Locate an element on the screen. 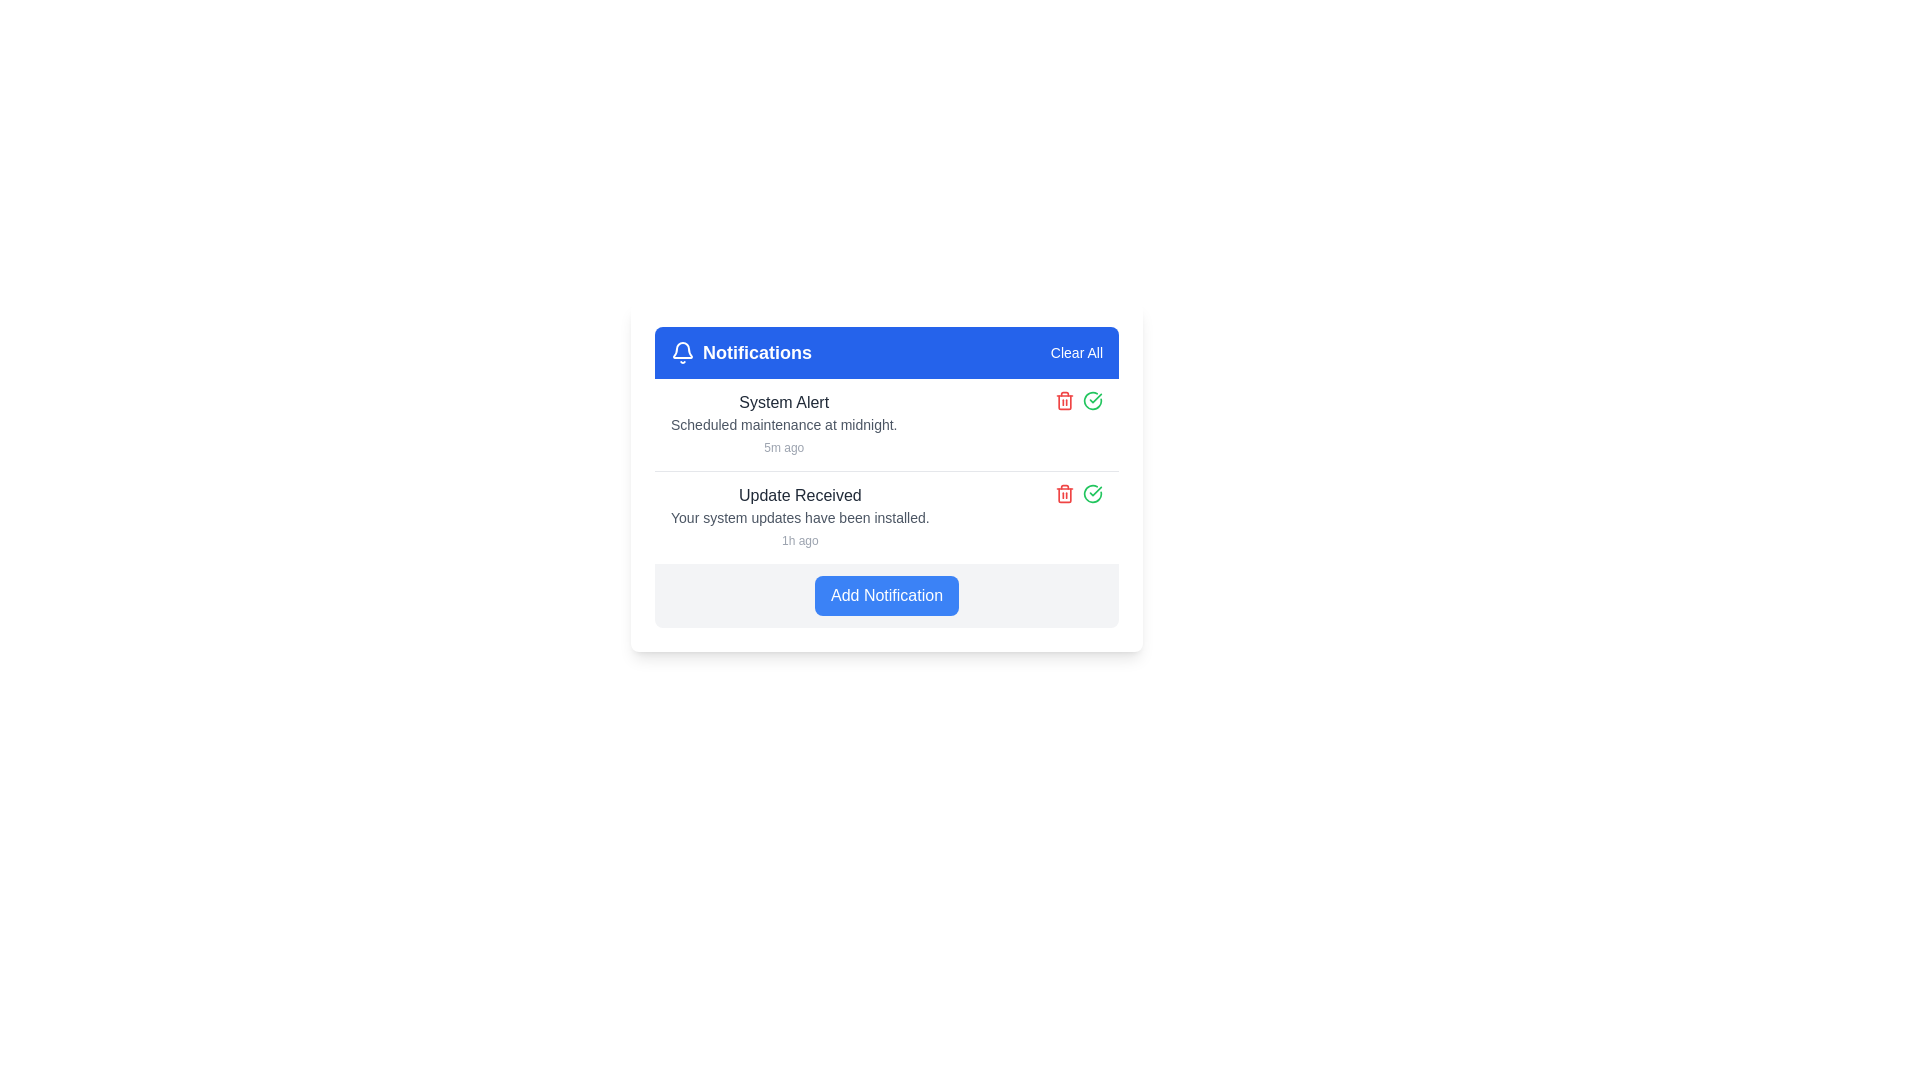  the text link to clear all notifications located in the top-right corner of the blue notification bar to underline the text is located at coordinates (1075, 352).